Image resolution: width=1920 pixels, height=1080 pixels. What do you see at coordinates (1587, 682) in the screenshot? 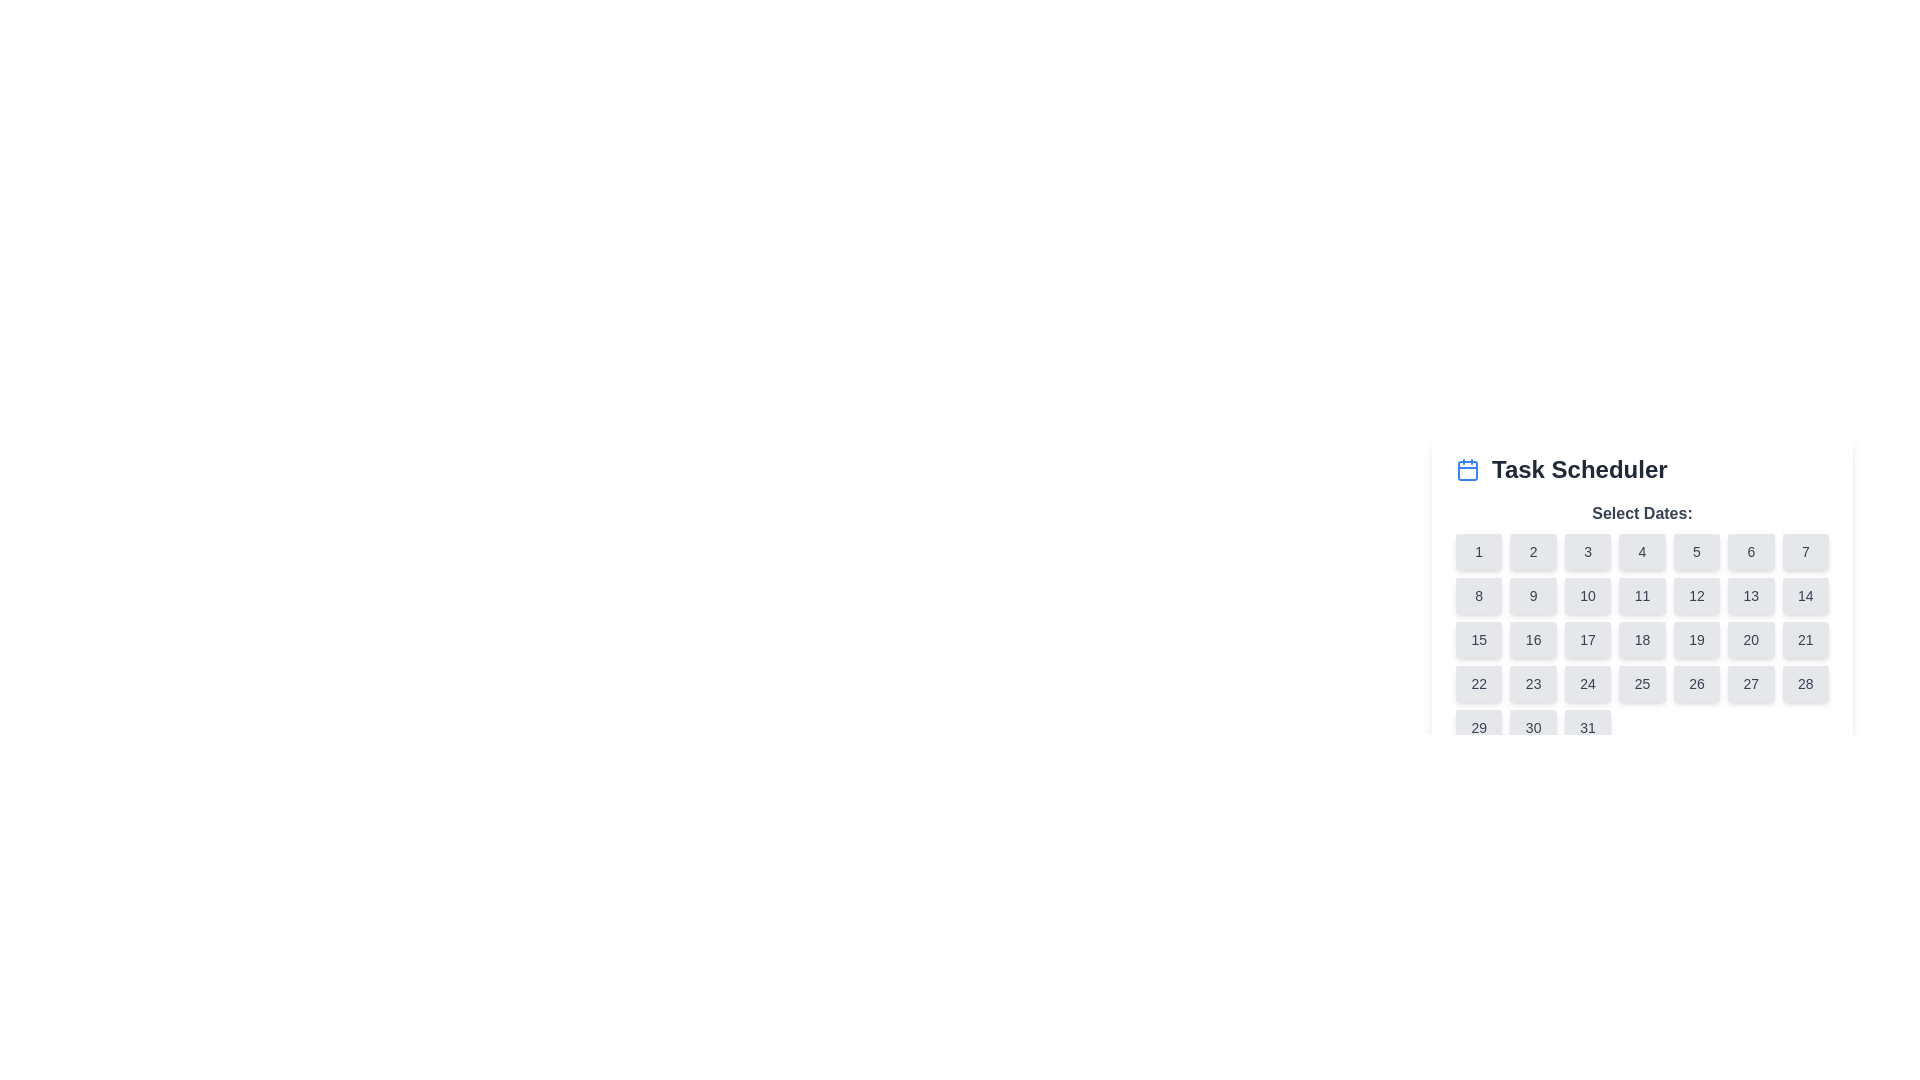
I see `the calendar day selection button for the 24th day located in the grid under 'Select Dates:' title` at bounding box center [1587, 682].